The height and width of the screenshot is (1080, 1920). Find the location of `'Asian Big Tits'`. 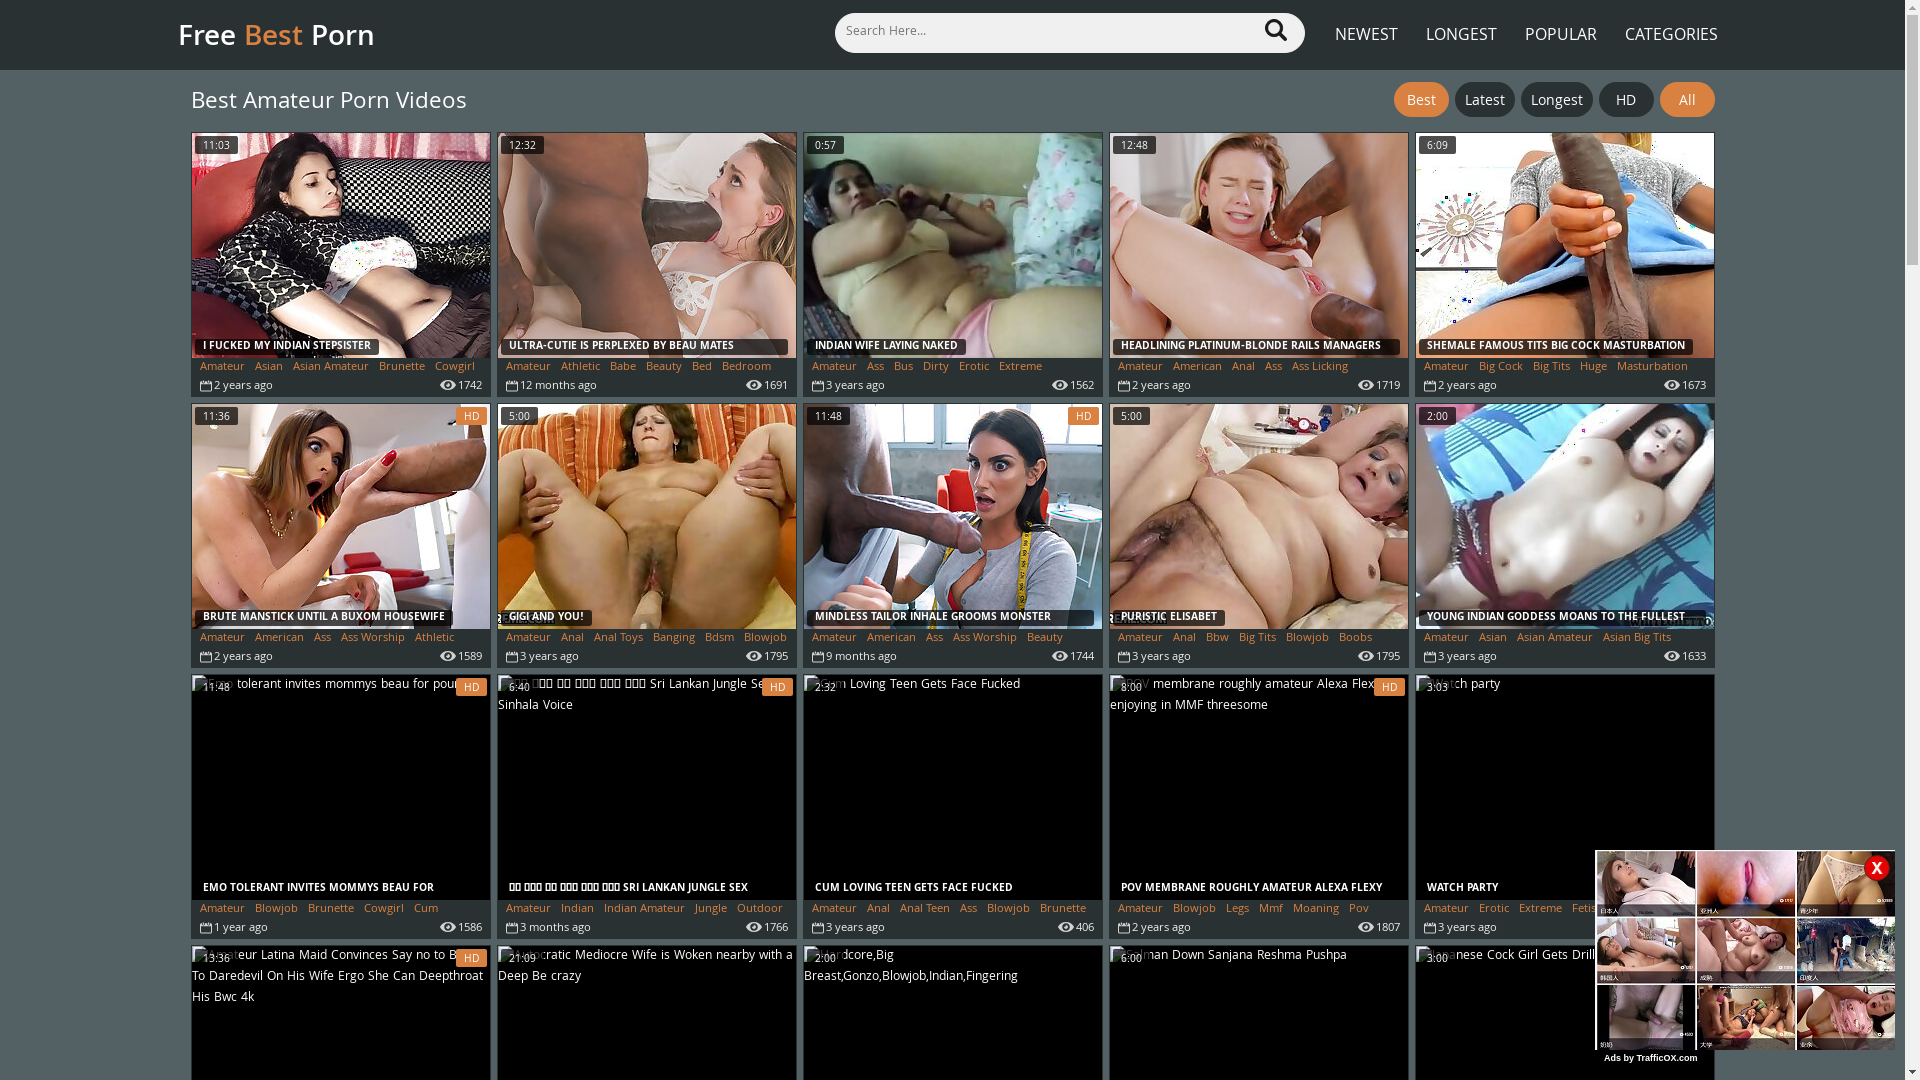

'Asian Big Tits' is located at coordinates (1602, 638).